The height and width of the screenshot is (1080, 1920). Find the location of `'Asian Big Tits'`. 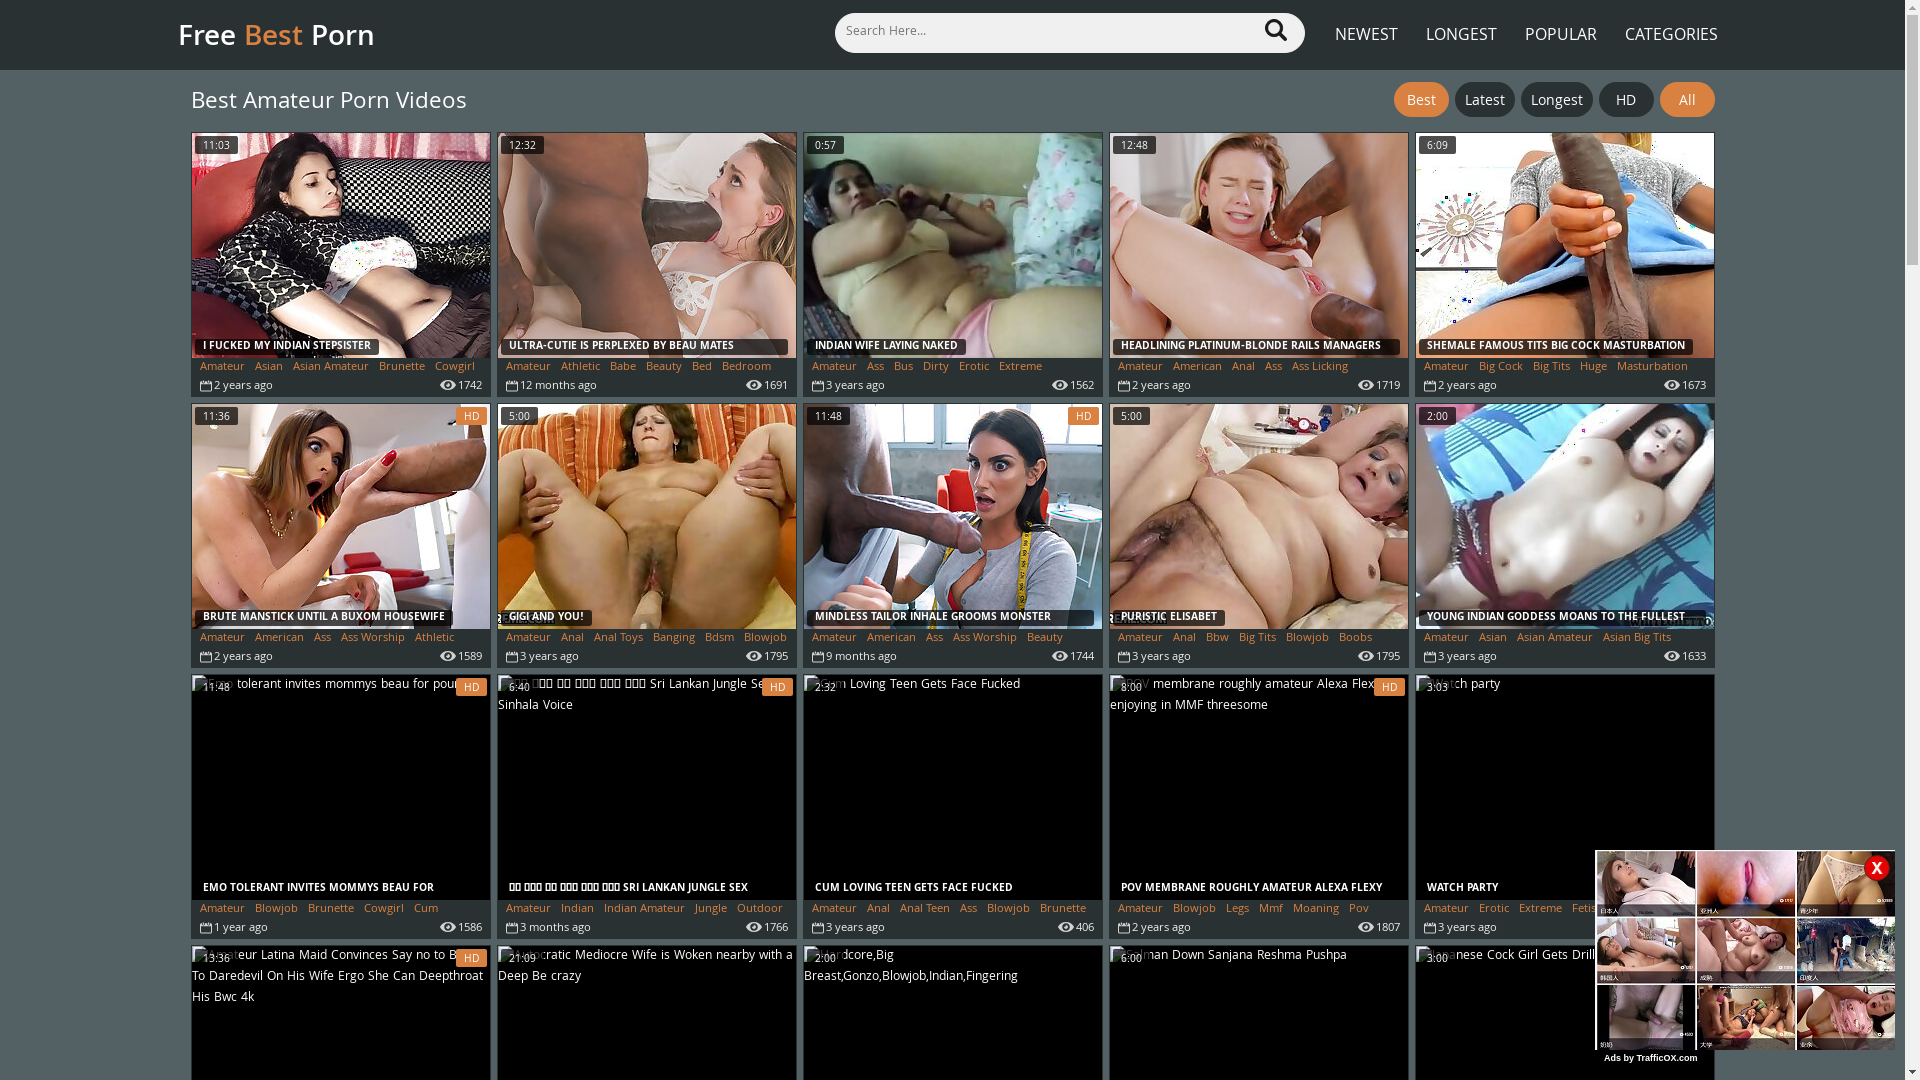

'Asian Big Tits' is located at coordinates (1602, 638).